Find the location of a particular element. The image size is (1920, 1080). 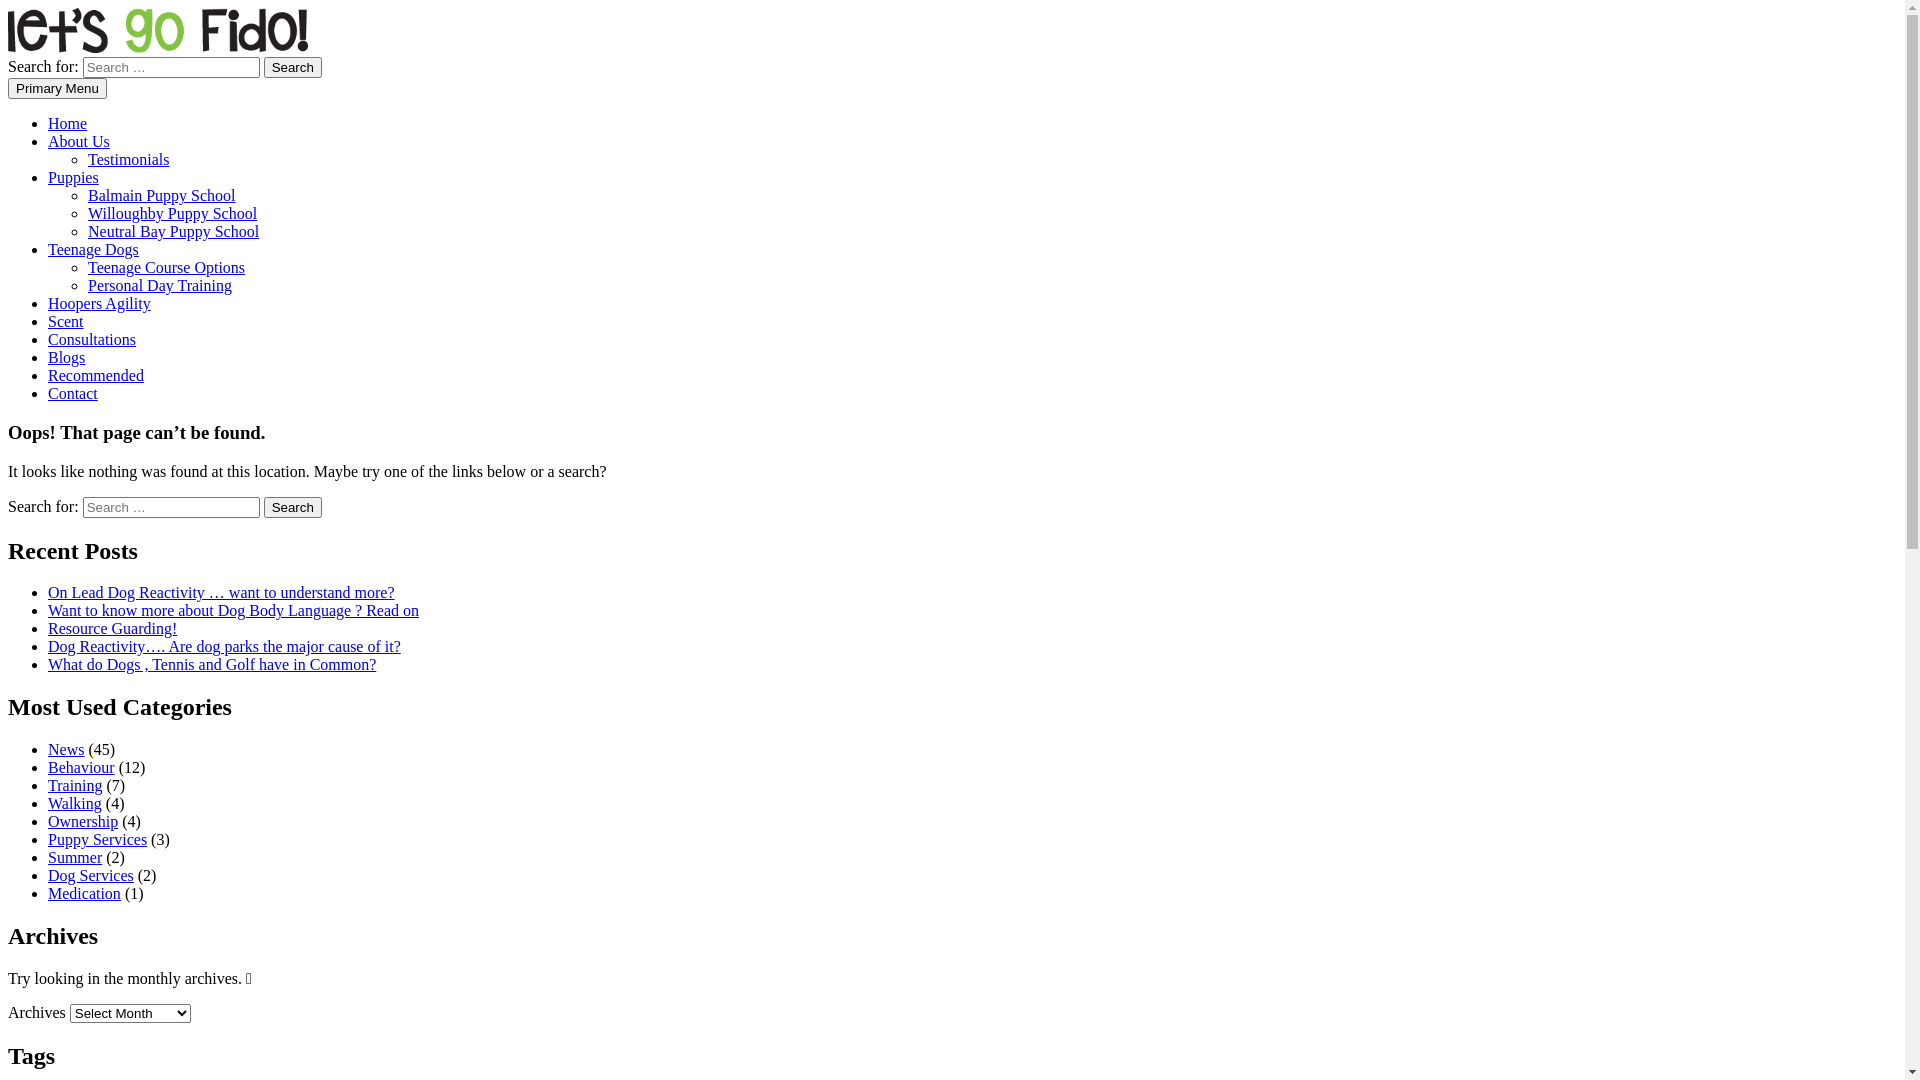

'Home' is located at coordinates (48, 123).